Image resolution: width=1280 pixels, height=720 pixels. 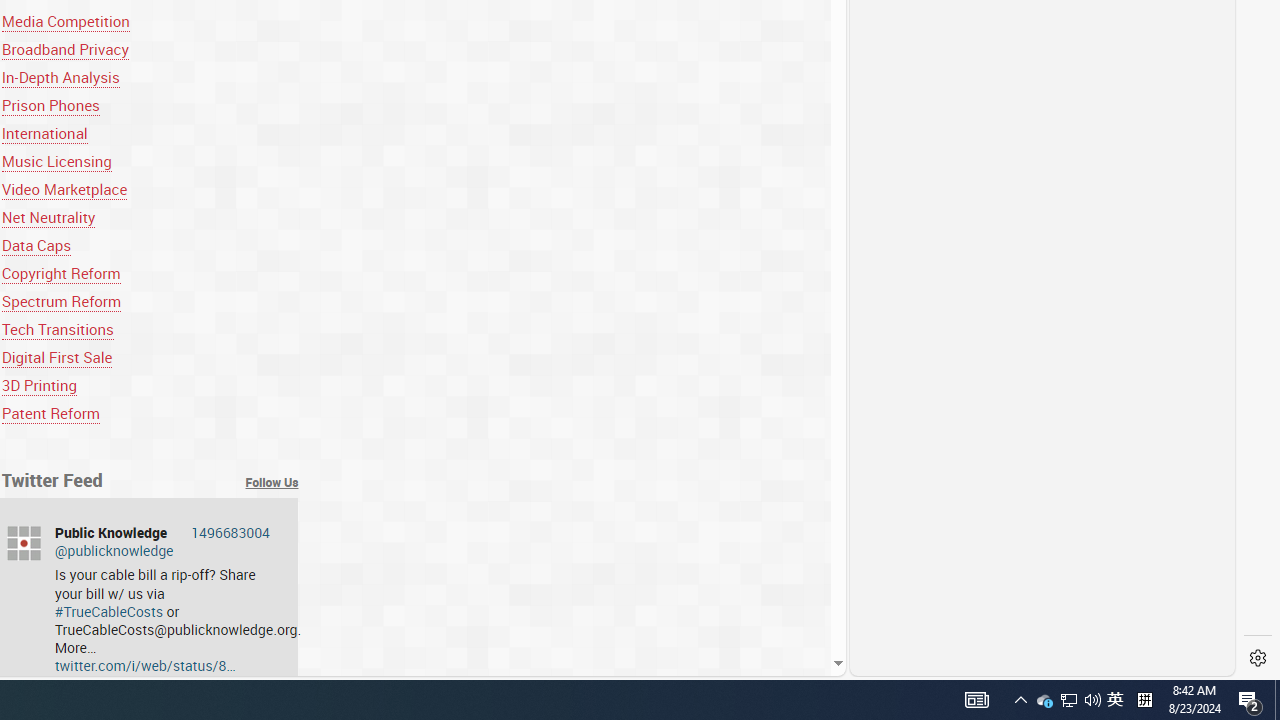 I want to click on 'Digital First Sale', so click(x=56, y=356).